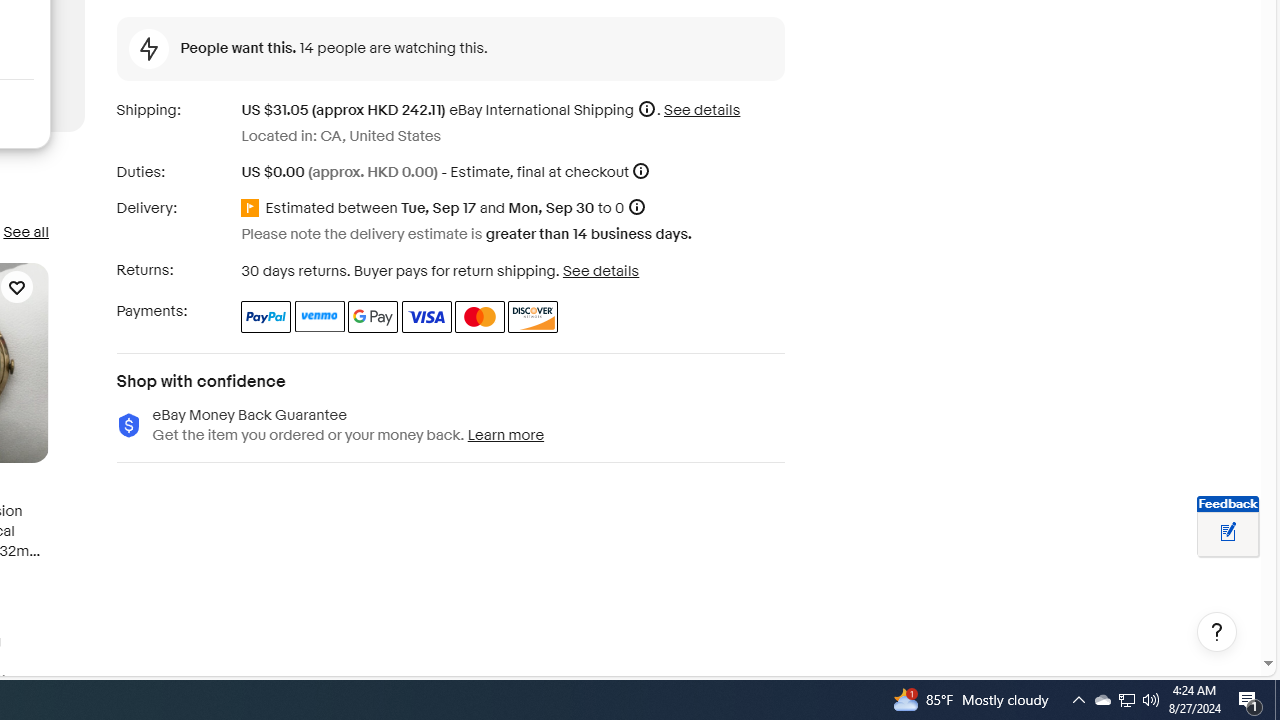  What do you see at coordinates (1227, 532) in the screenshot?
I see `'Leave feedback about your eBay ViewItem experience'` at bounding box center [1227, 532].